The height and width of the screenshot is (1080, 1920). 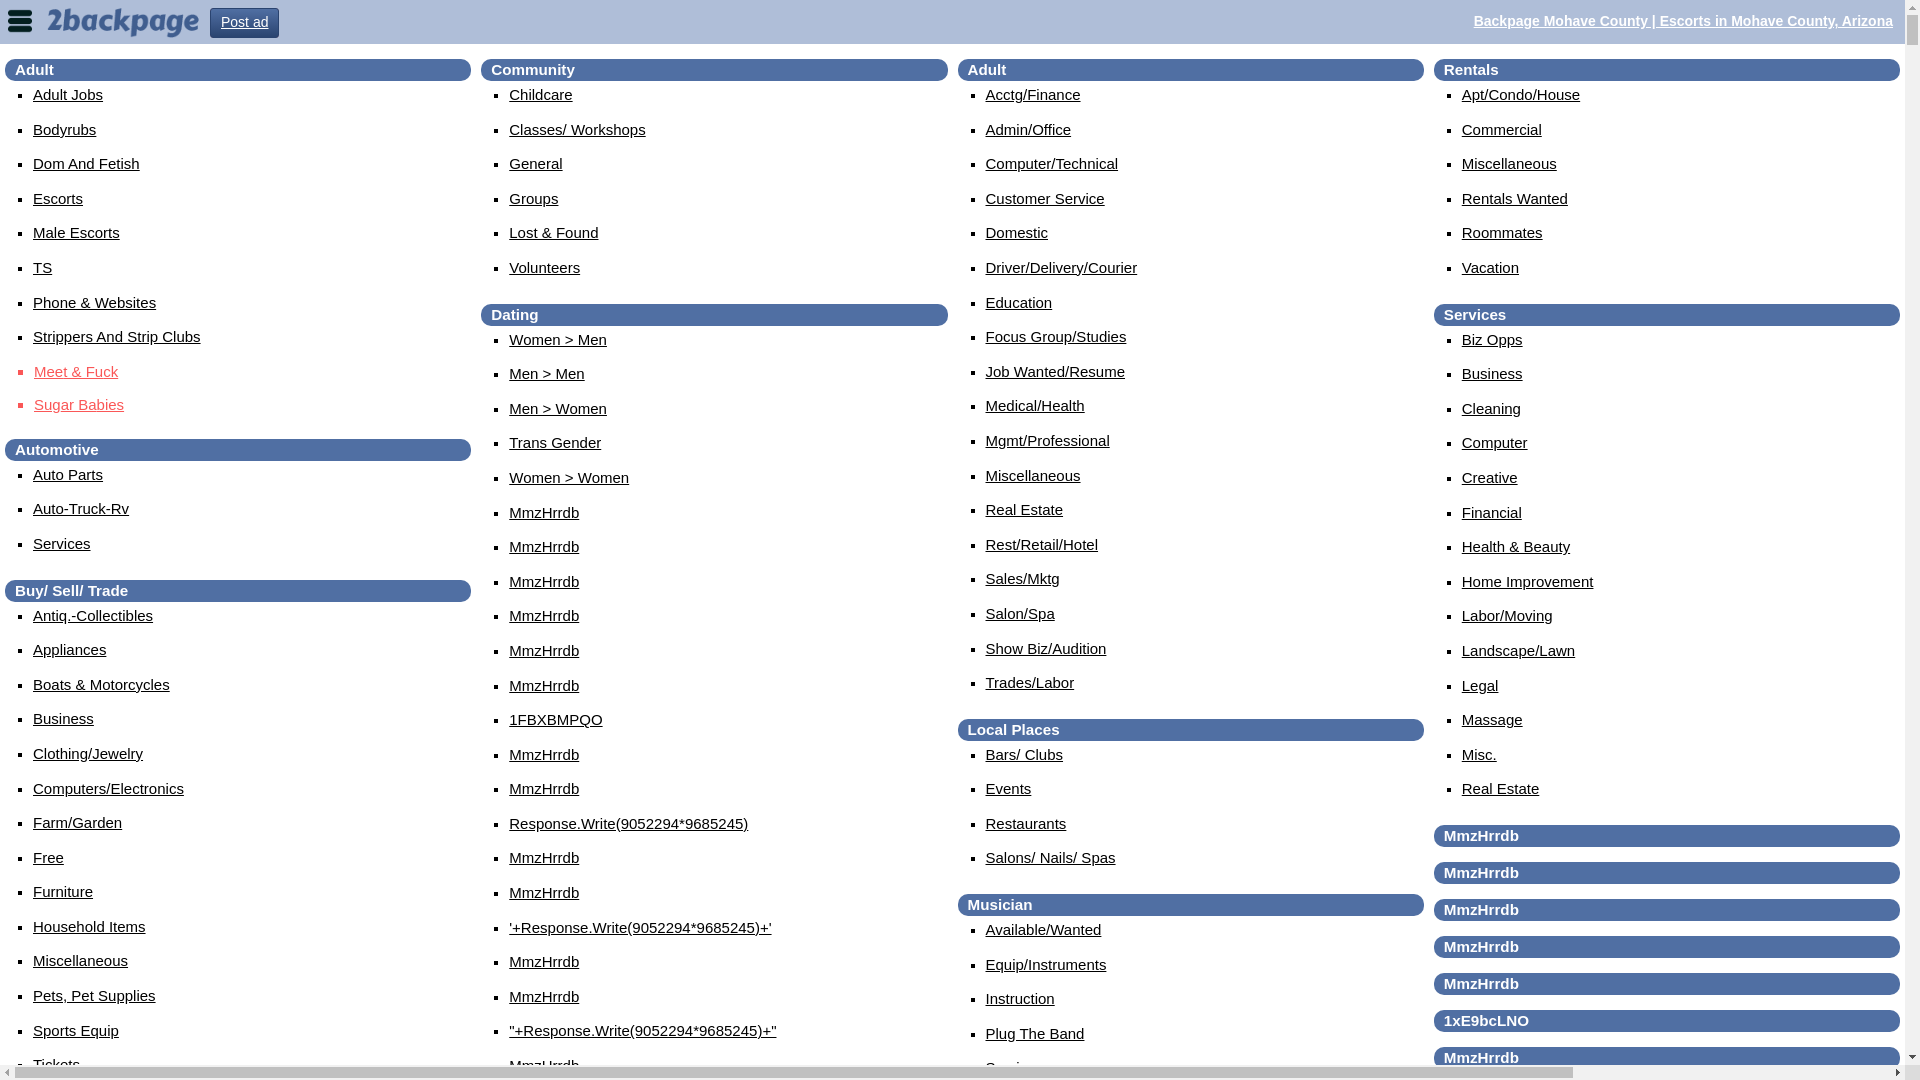 What do you see at coordinates (985, 998) in the screenshot?
I see `'Instruction'` at bounding box center [985, 998].